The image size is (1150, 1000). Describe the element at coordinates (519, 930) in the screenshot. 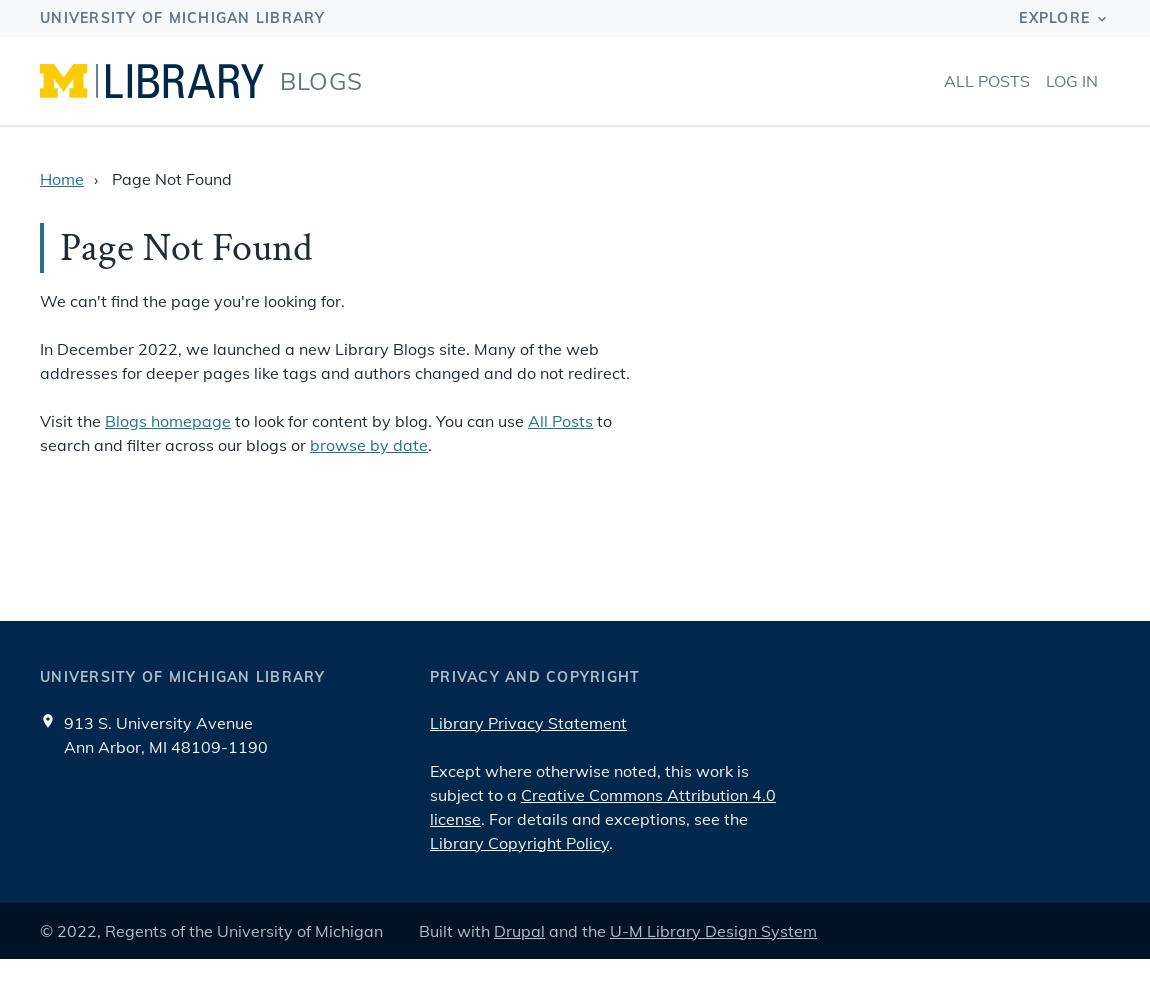

I see `'Drupal'` at that location.